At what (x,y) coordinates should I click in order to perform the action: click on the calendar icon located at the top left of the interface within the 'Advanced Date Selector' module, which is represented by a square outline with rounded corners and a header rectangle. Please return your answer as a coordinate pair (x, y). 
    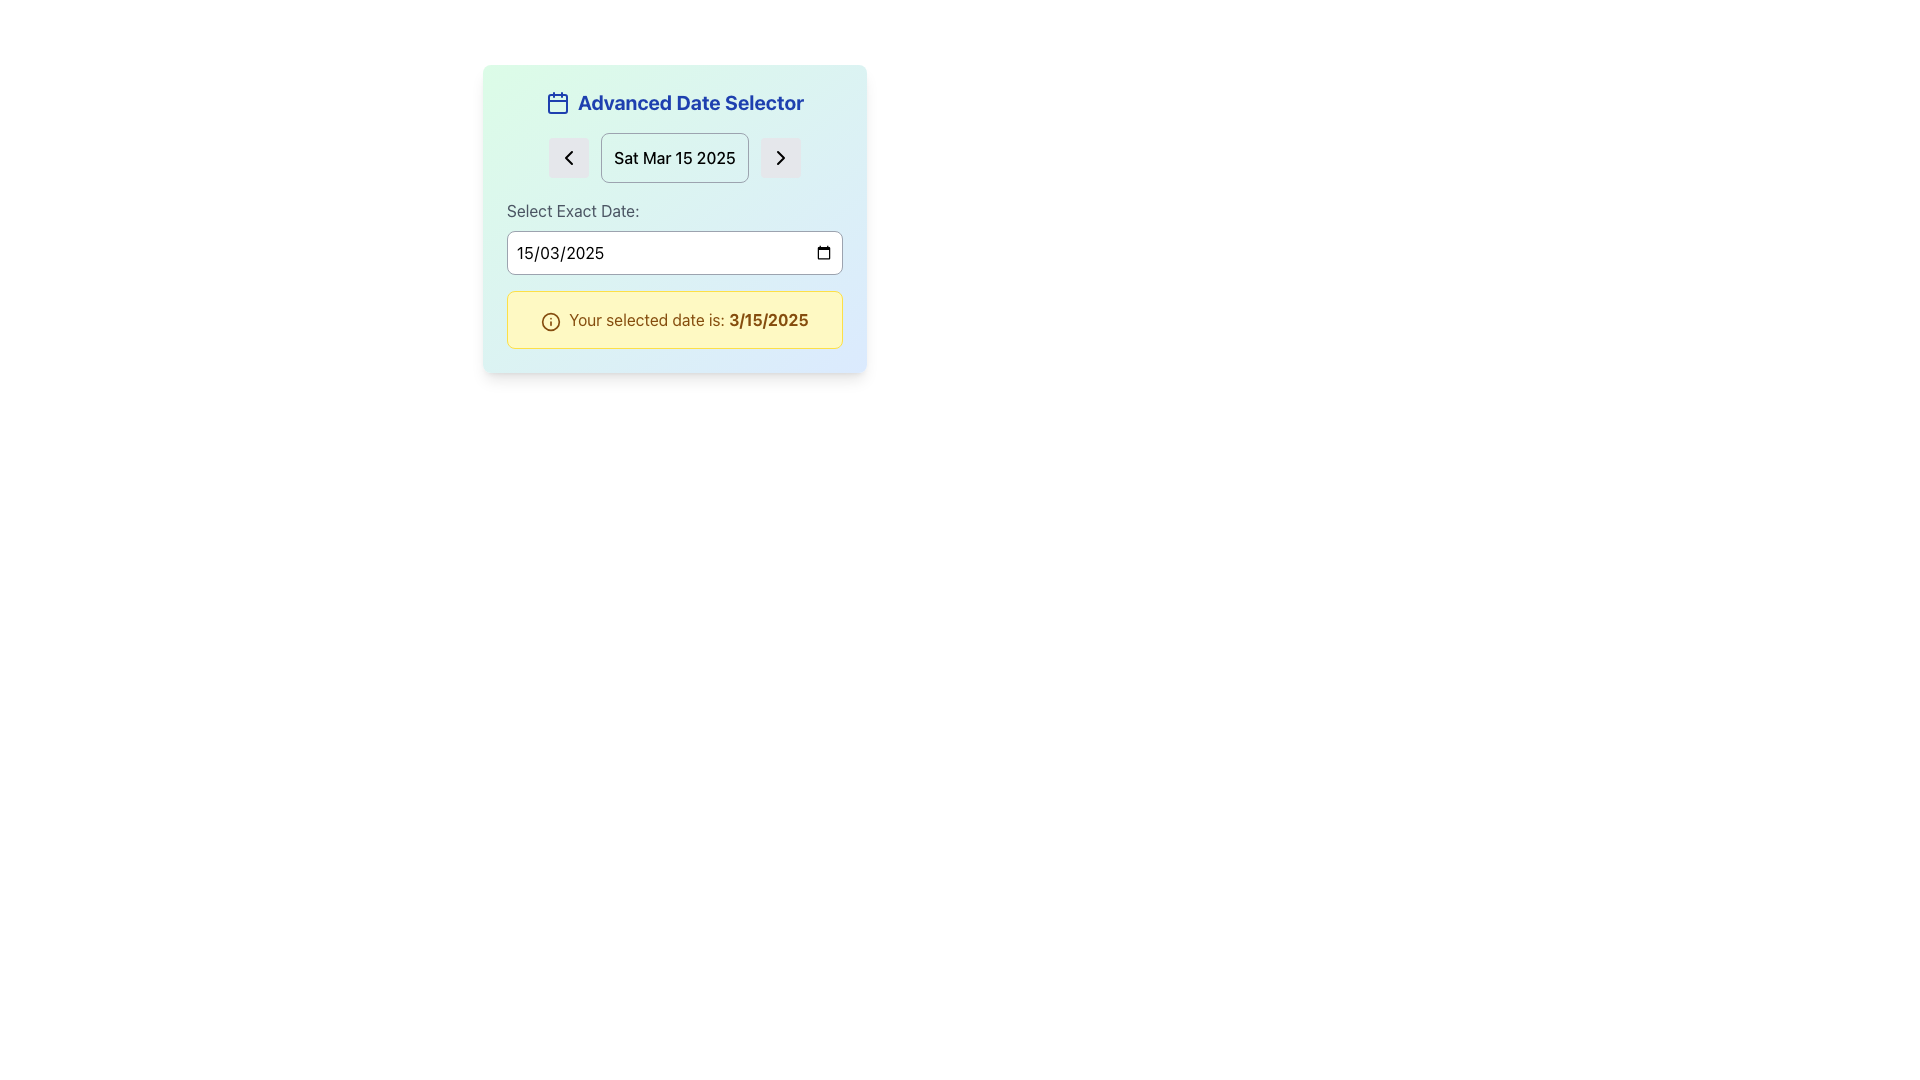
    Looking at the image, I should click on (557, 103).